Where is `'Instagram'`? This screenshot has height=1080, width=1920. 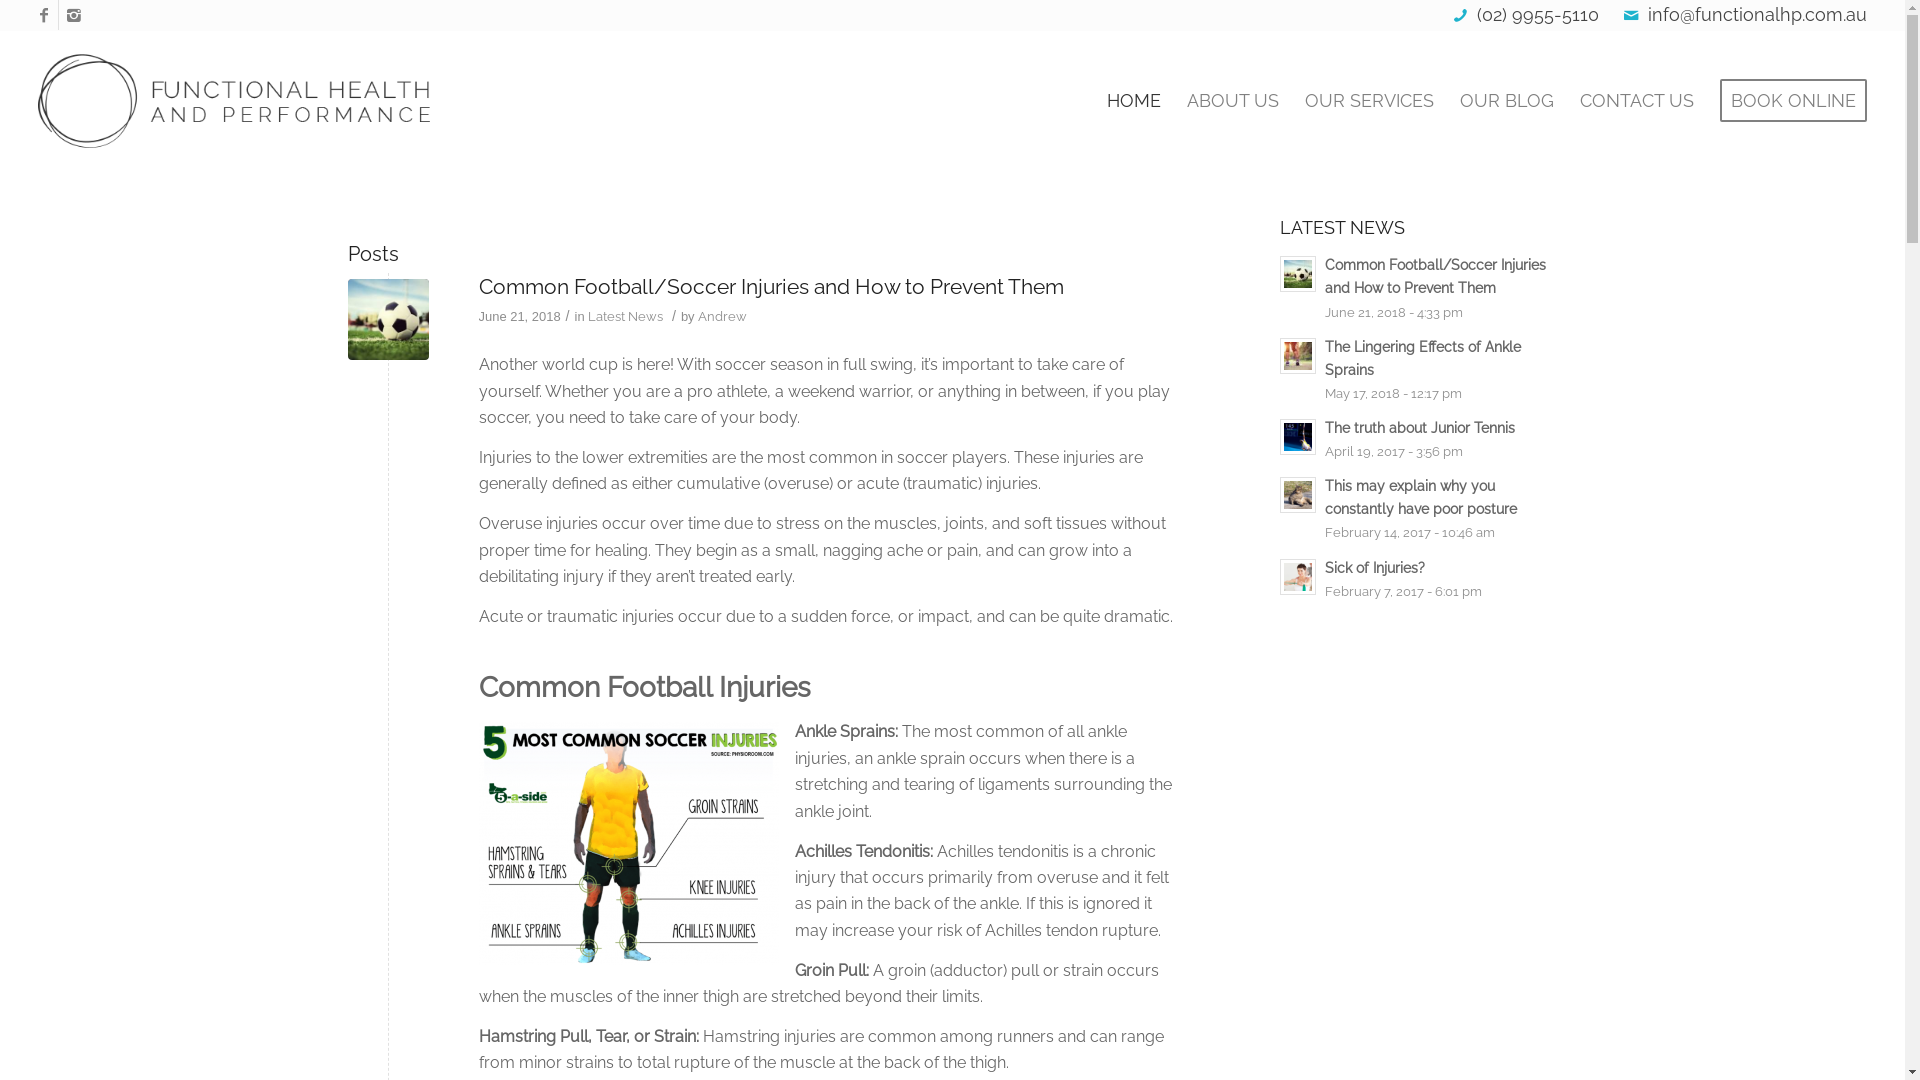
'Instagram' is located at coordinates (73, 15).